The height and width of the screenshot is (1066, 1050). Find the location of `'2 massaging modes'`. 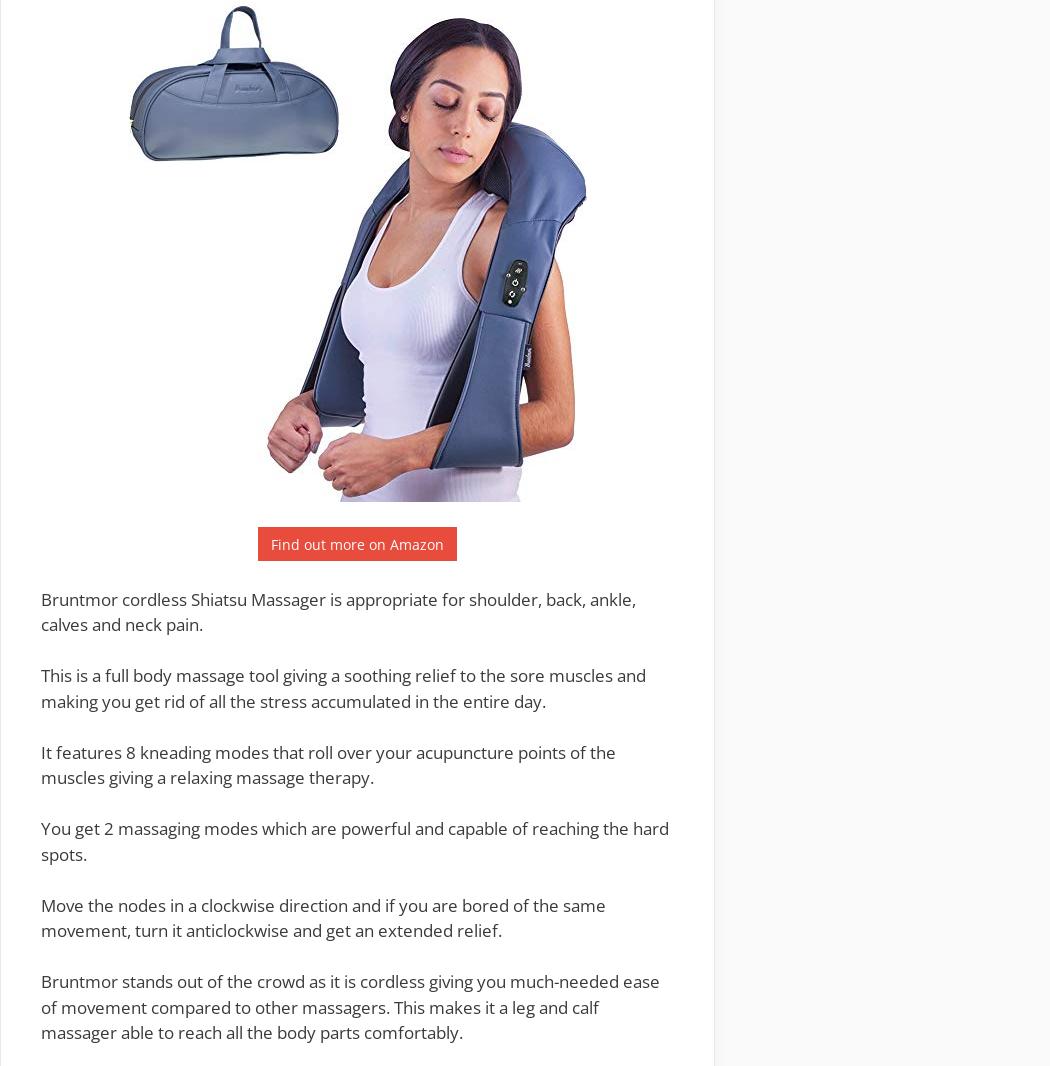

'2 massaging modes' is located at coordinates (181, 828).